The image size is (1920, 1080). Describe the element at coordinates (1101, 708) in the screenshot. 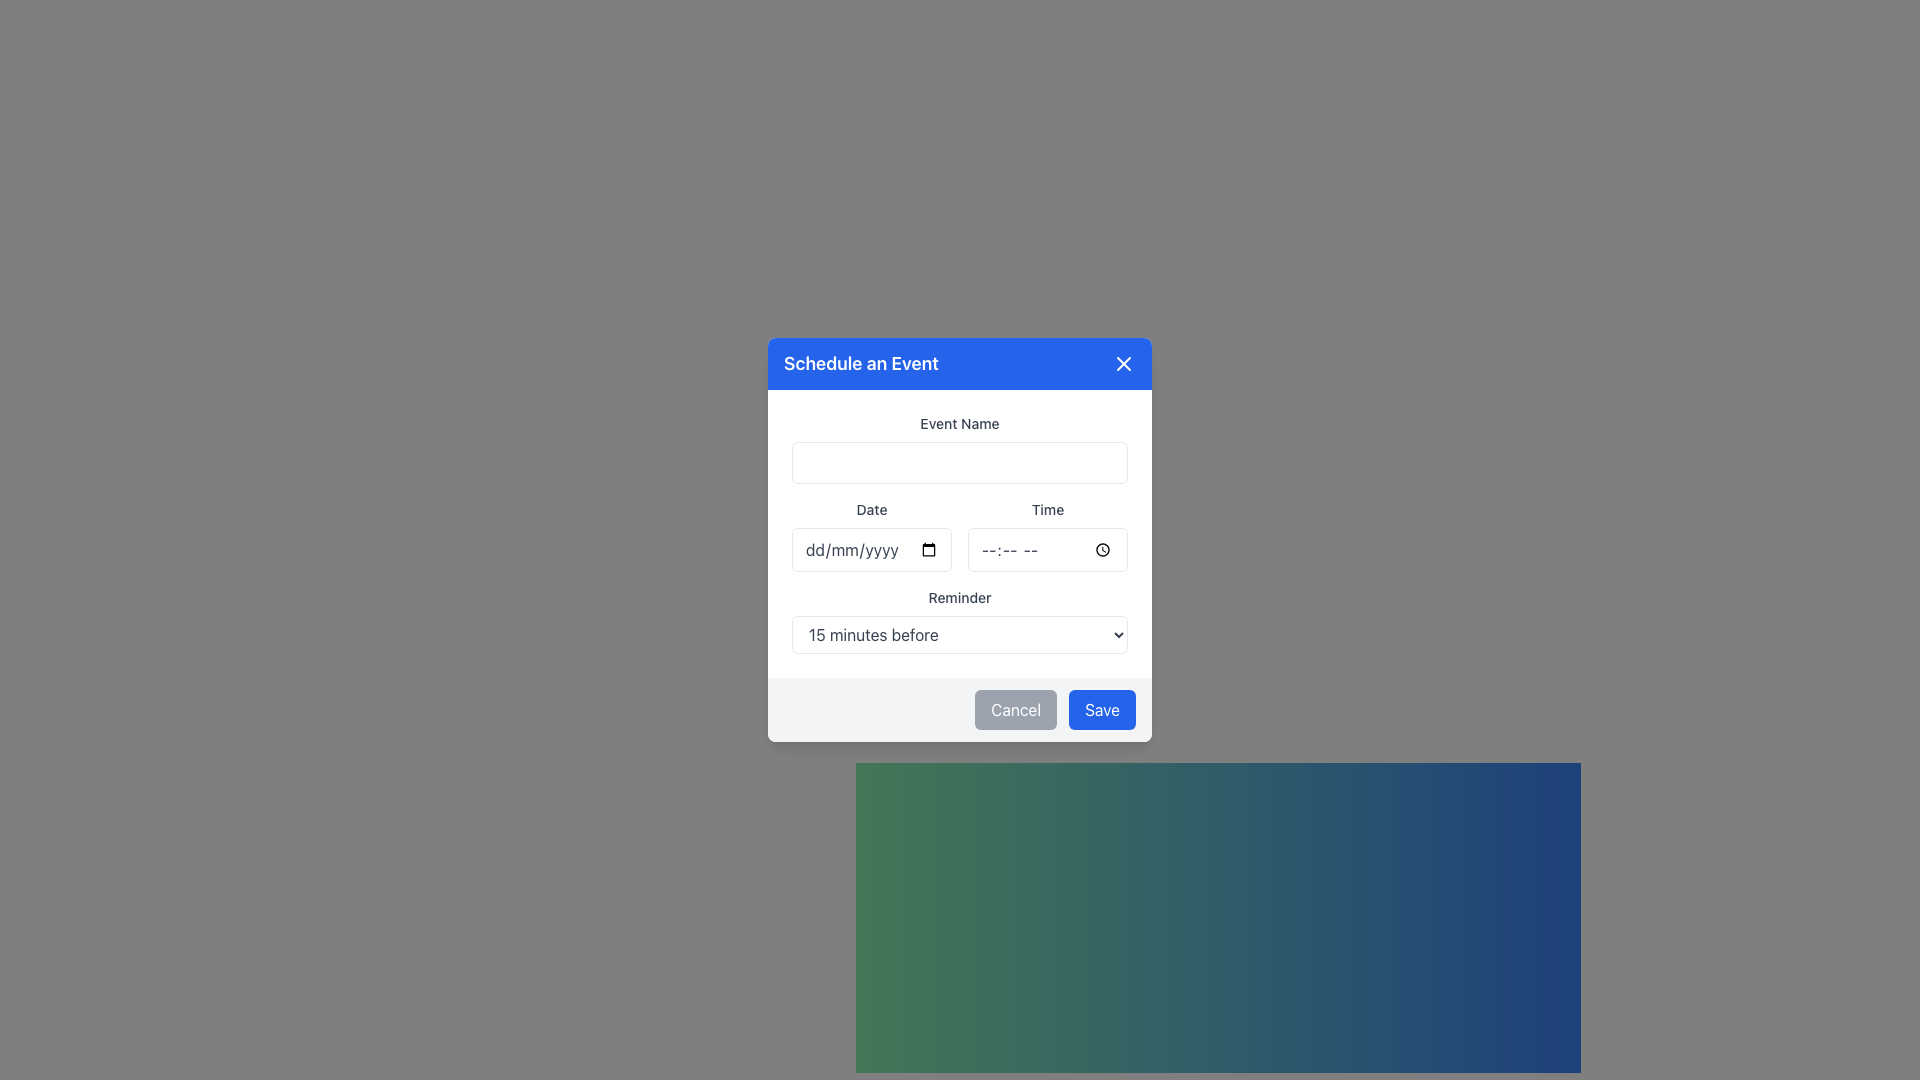

I see `the confirm button located at the bottom right of the modal dialog` at that location.